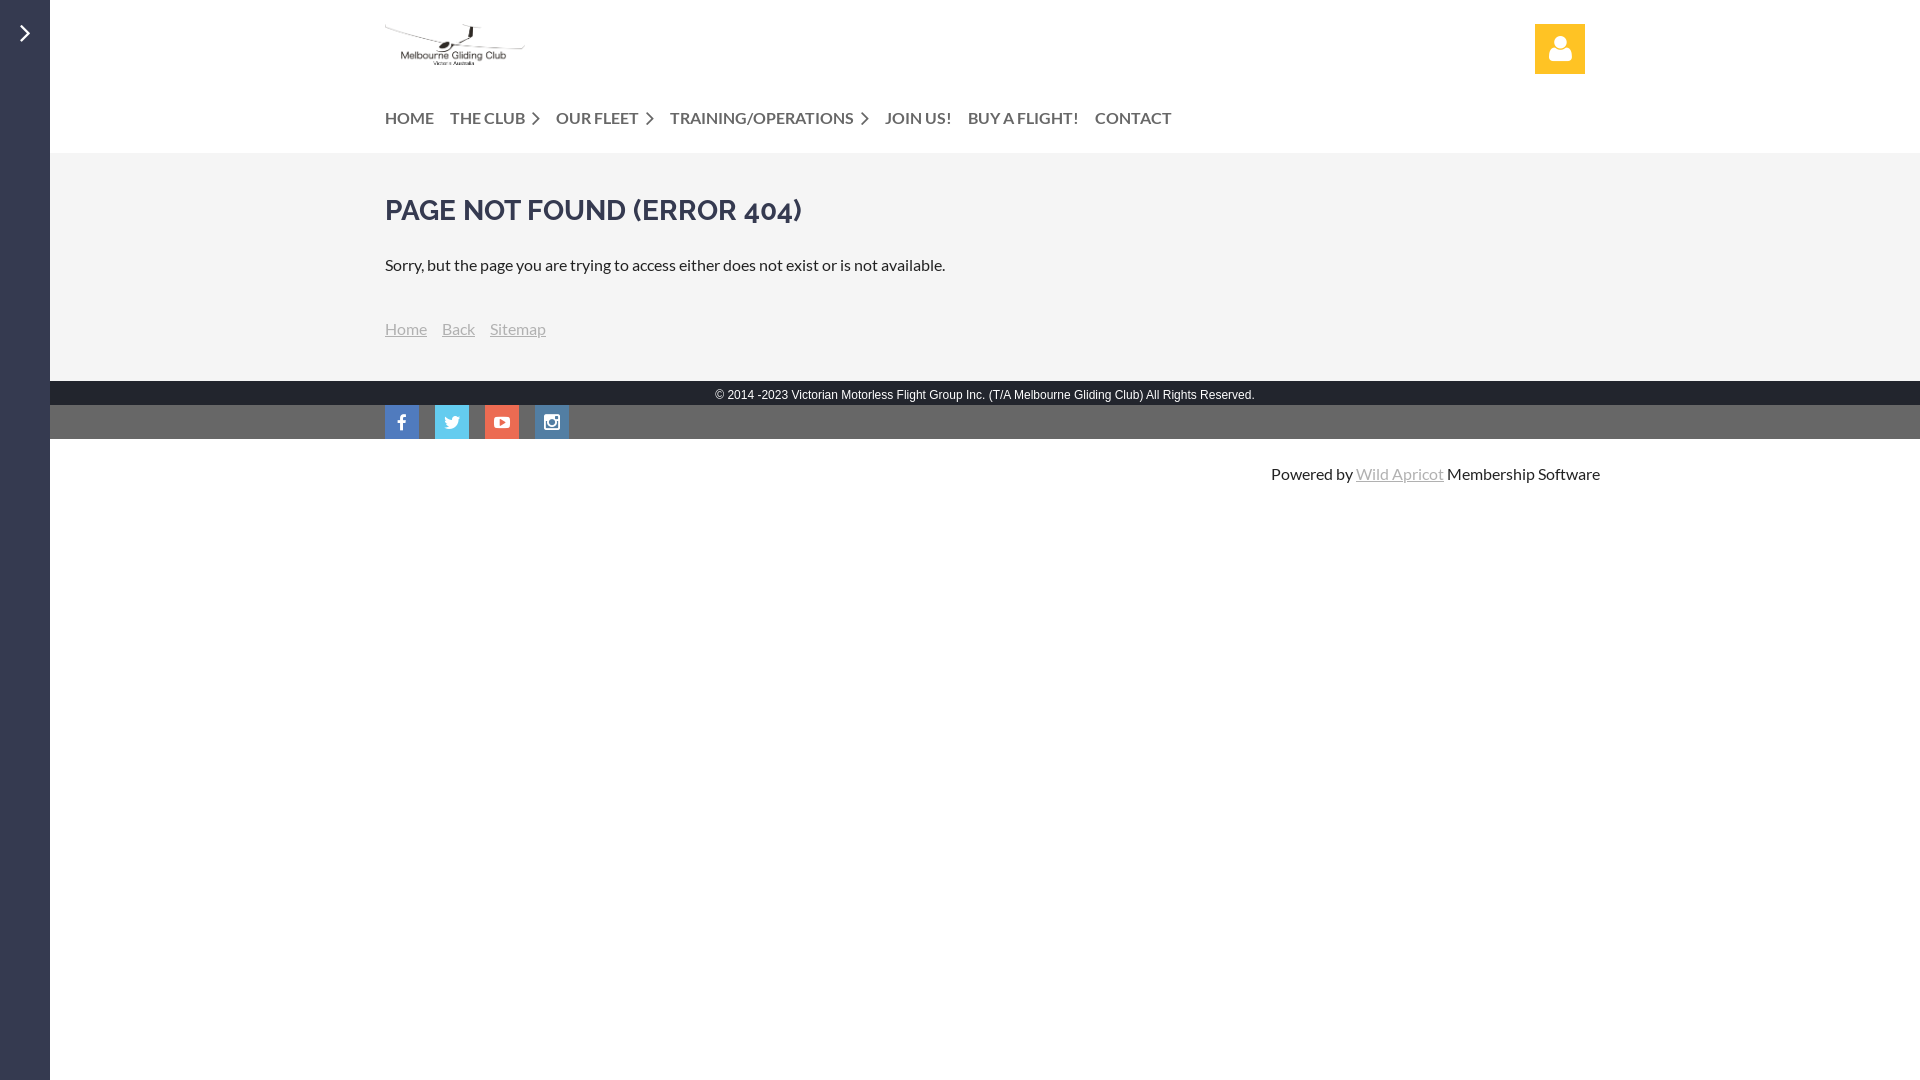 This screenshot has width=1920, height=1080. Describe the element at coordinates (401, 420) in the screenshot. I see `'Facebook'` at that location.